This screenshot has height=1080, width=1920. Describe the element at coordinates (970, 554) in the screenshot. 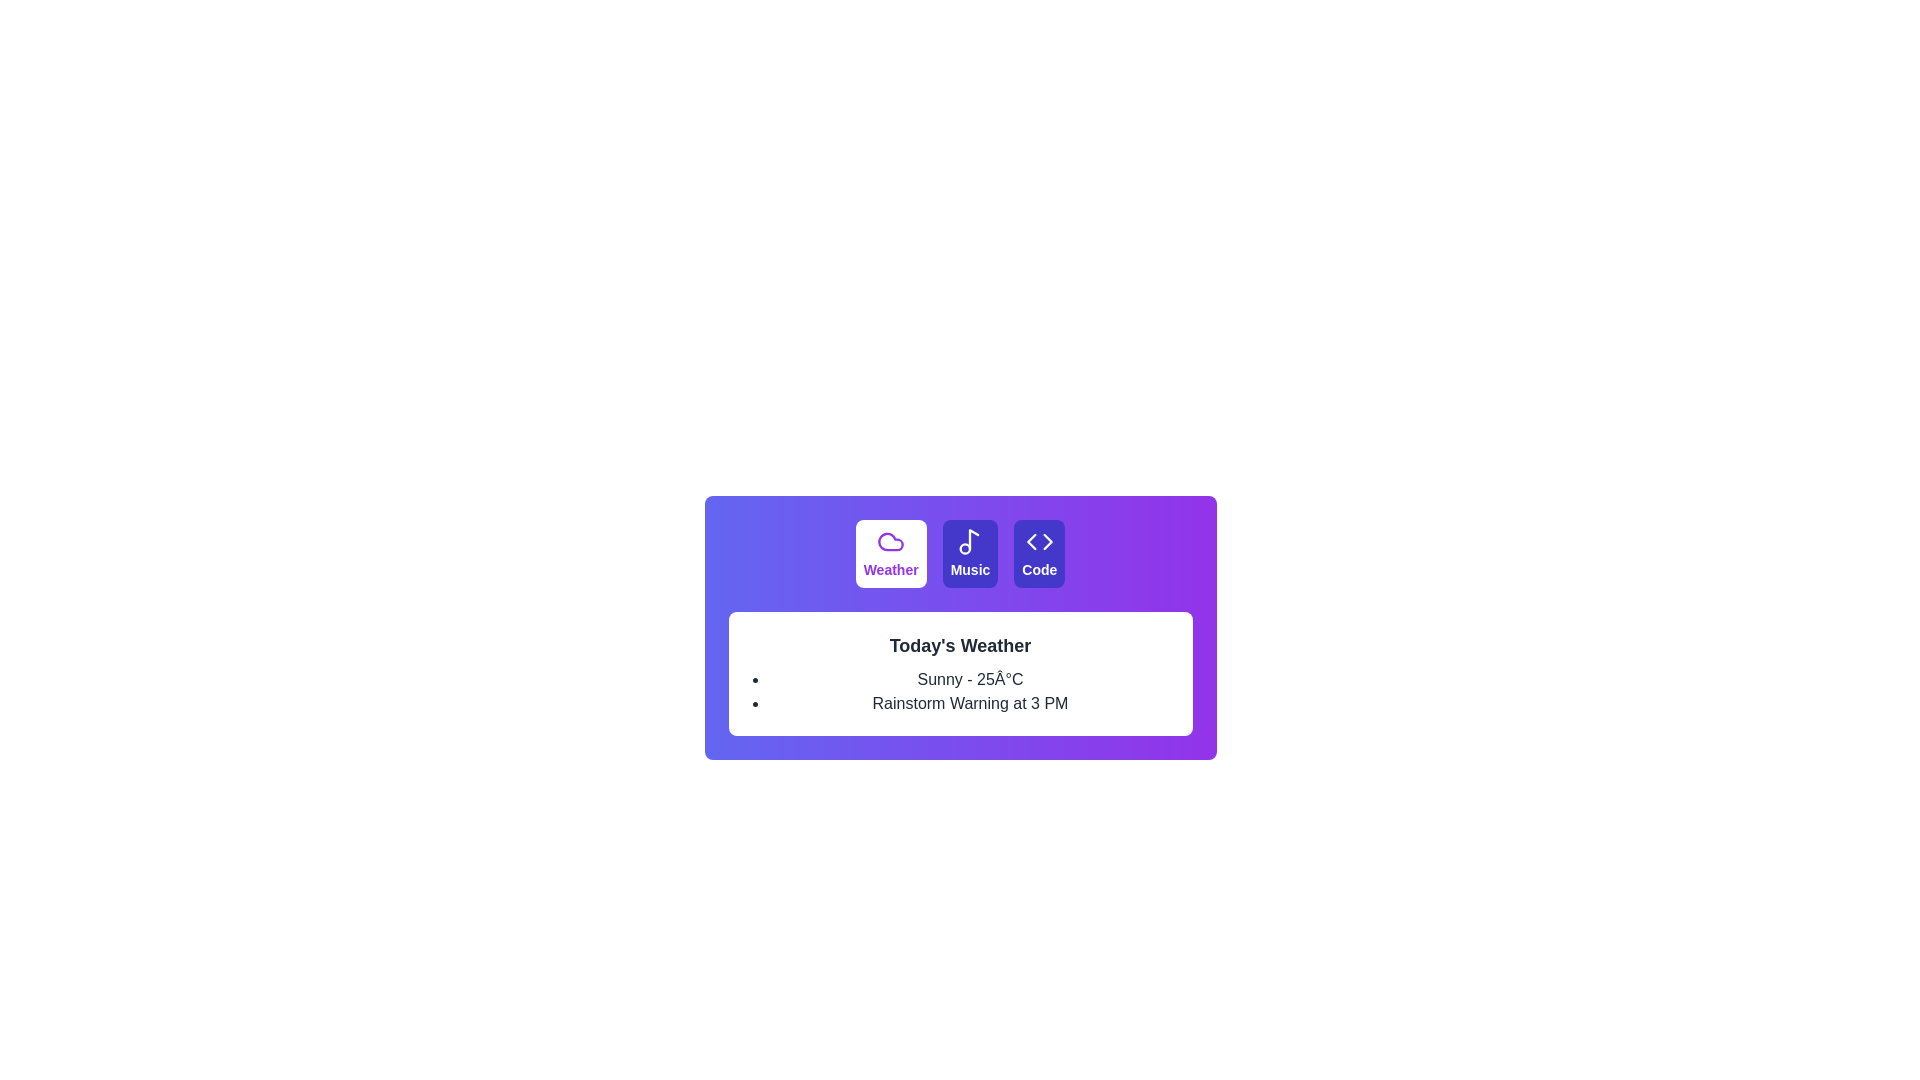

I see `the 'Music' button` at that location.